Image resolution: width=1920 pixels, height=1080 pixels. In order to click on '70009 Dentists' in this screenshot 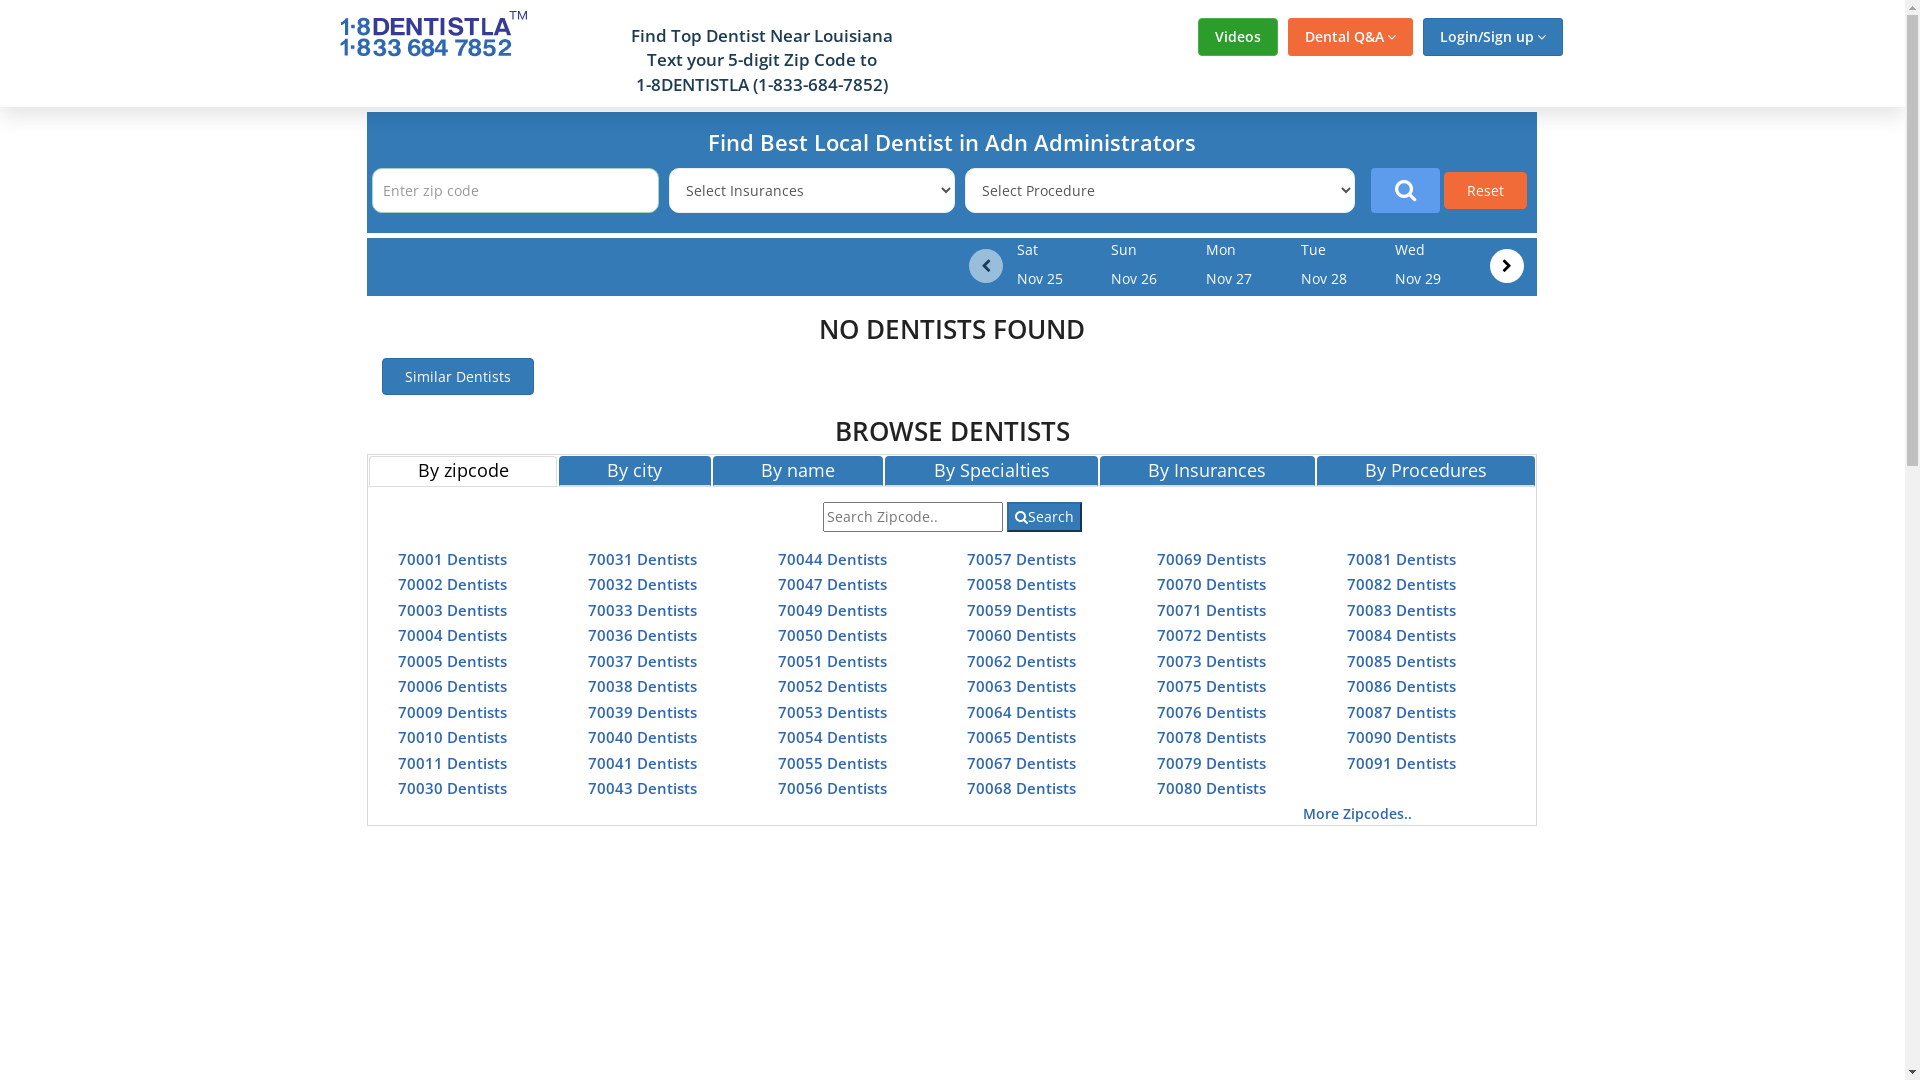, I will do `click(451, 711)`.